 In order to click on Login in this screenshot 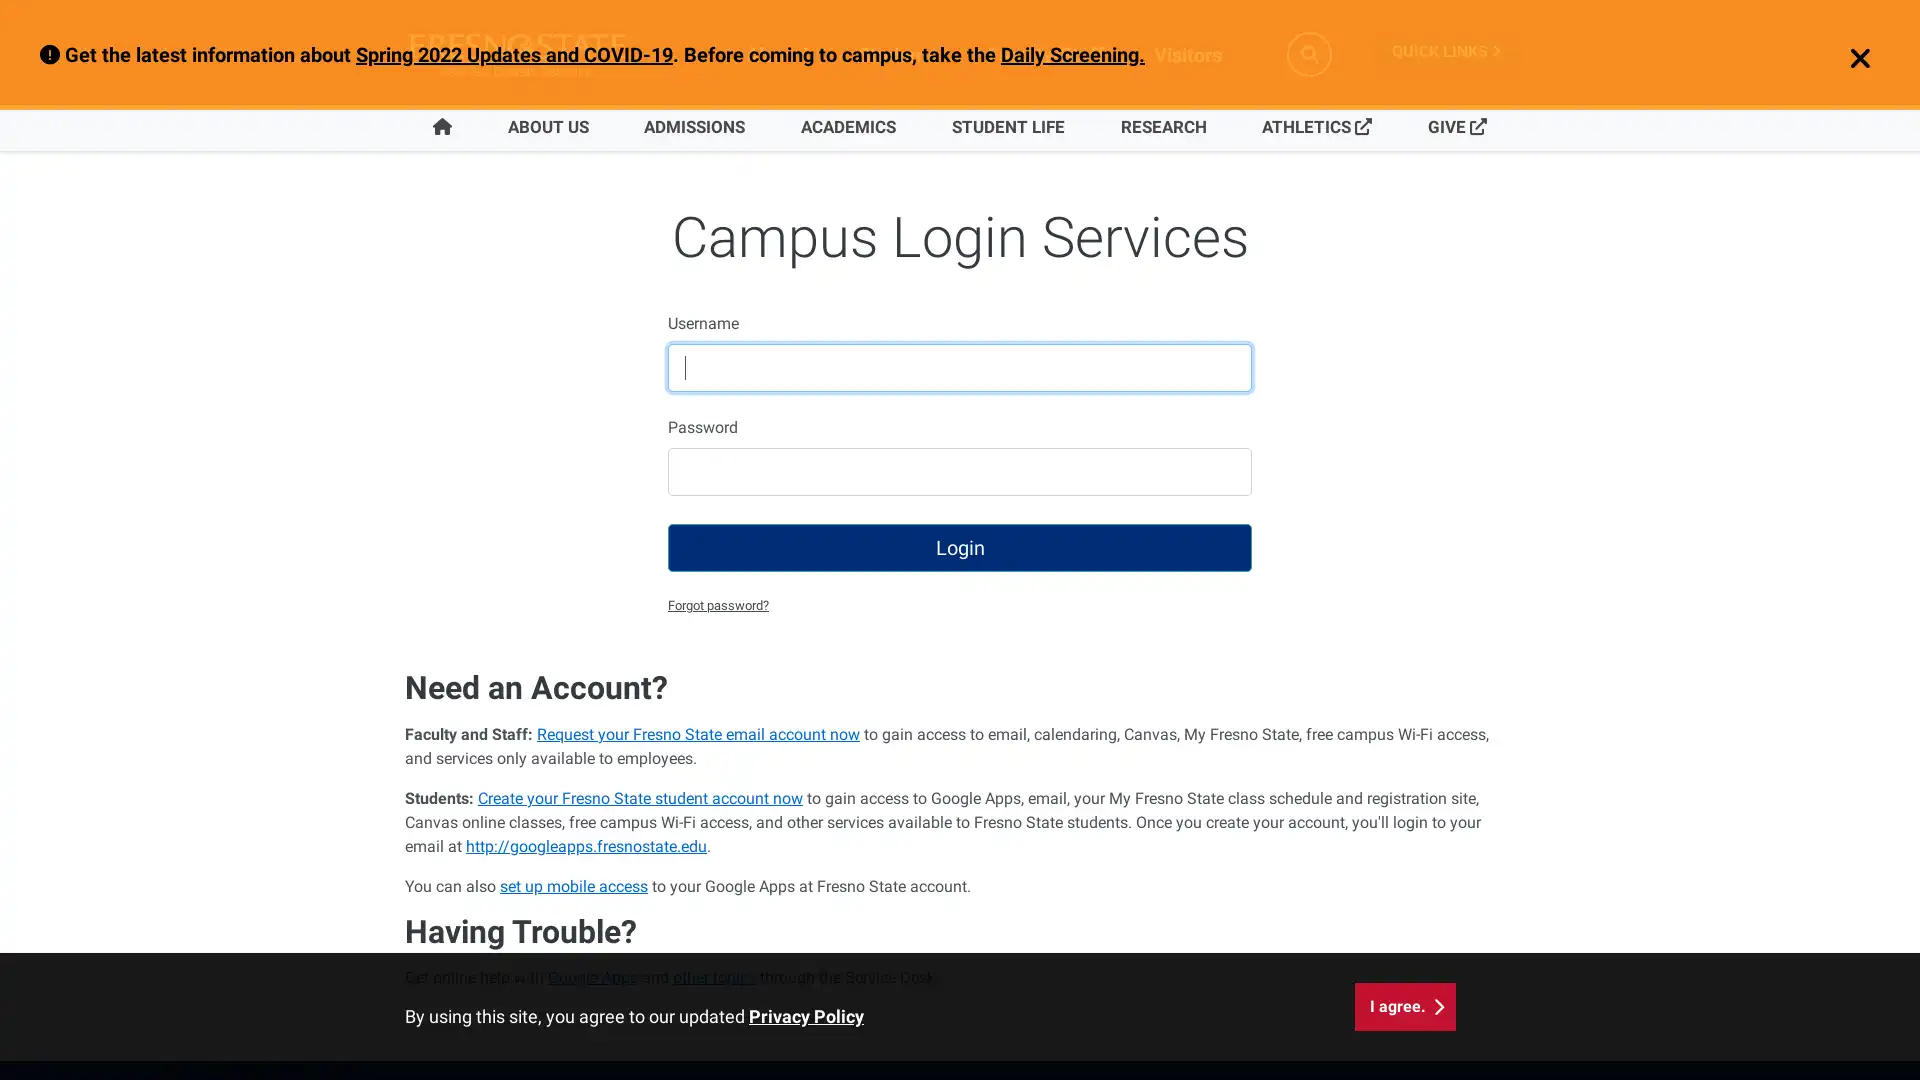, I will do `click(960, 547)`.